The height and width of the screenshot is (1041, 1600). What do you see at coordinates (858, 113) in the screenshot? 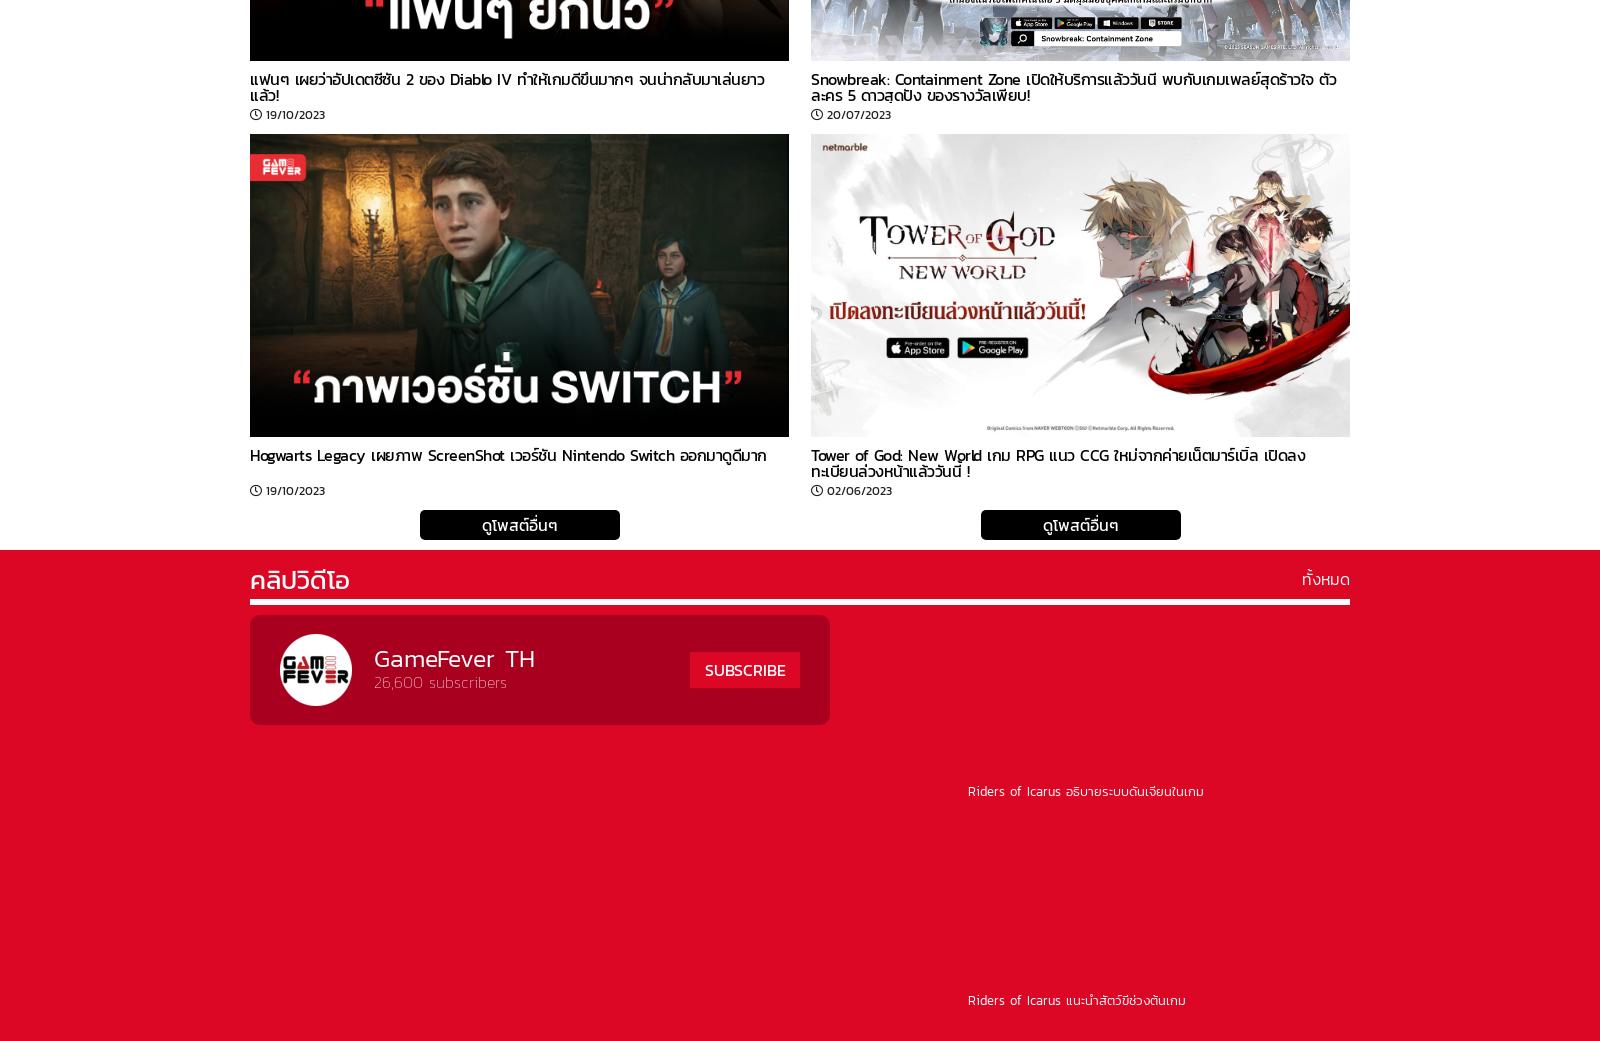
I see `'20/07/2023'` at bounding box center [858, 113].